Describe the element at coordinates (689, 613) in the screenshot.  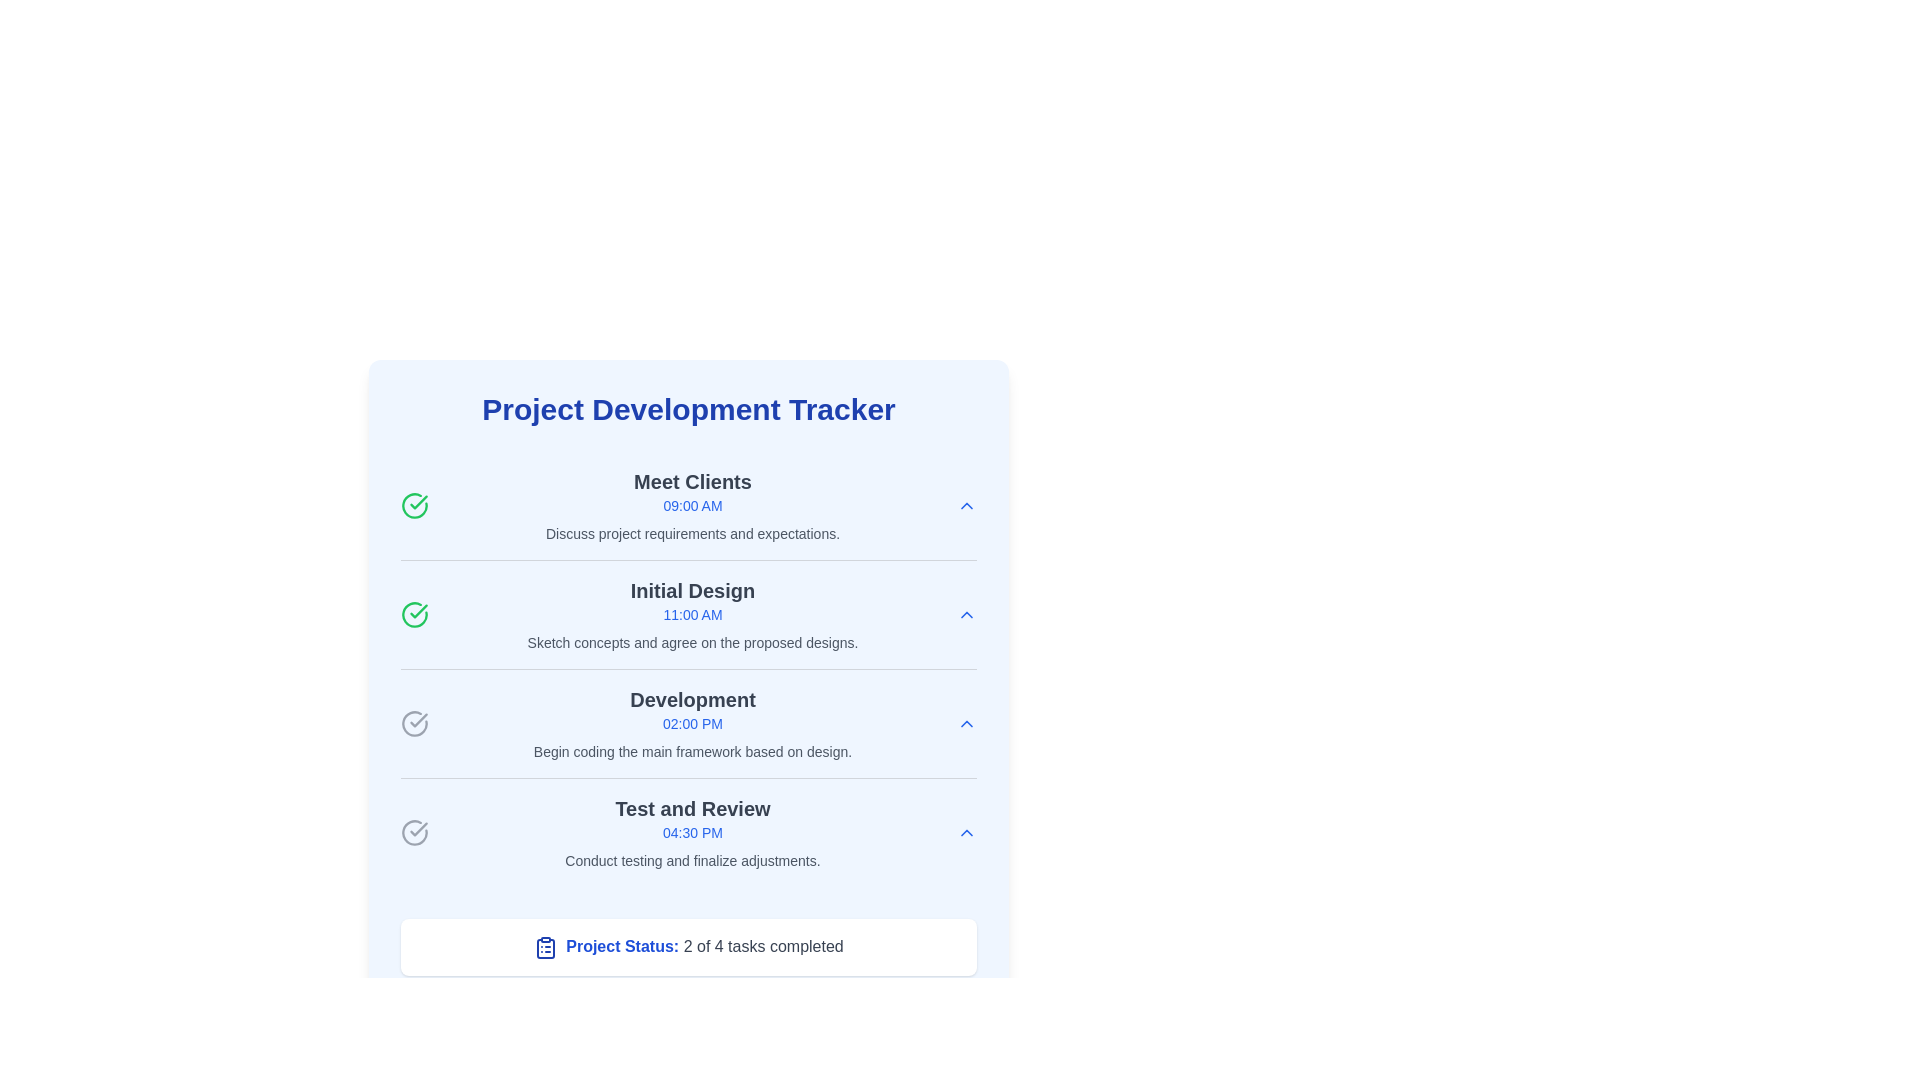
I see `the Task entry in the scheduler interface that displays 'Initial Design' prominently in bold, with the subtitle '11:00 AM' in blue and a description below it` at that location.